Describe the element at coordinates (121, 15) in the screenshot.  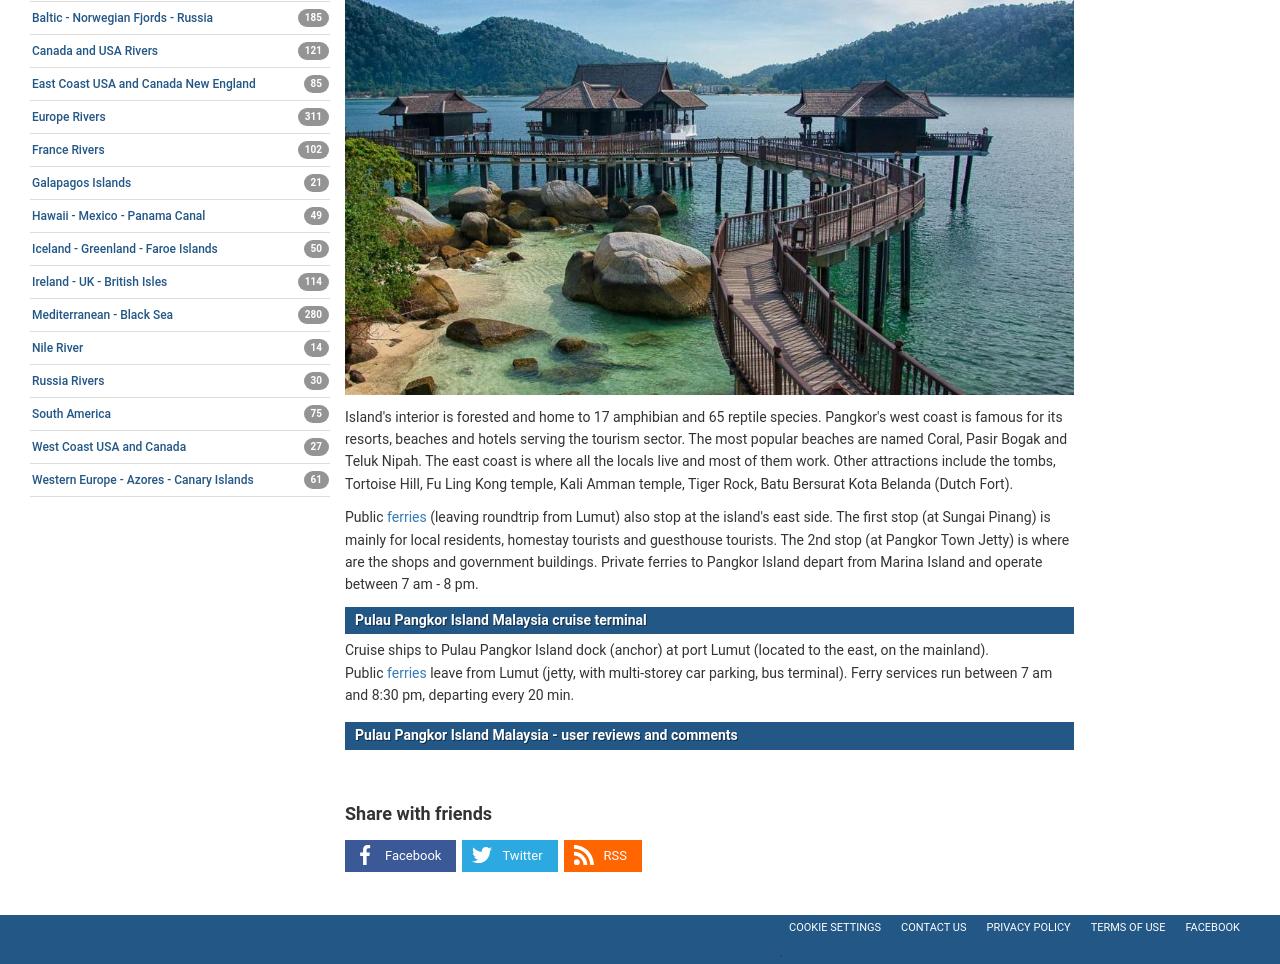
I see `'Baltic - Norwegian Fjords - Russia'` at that location.